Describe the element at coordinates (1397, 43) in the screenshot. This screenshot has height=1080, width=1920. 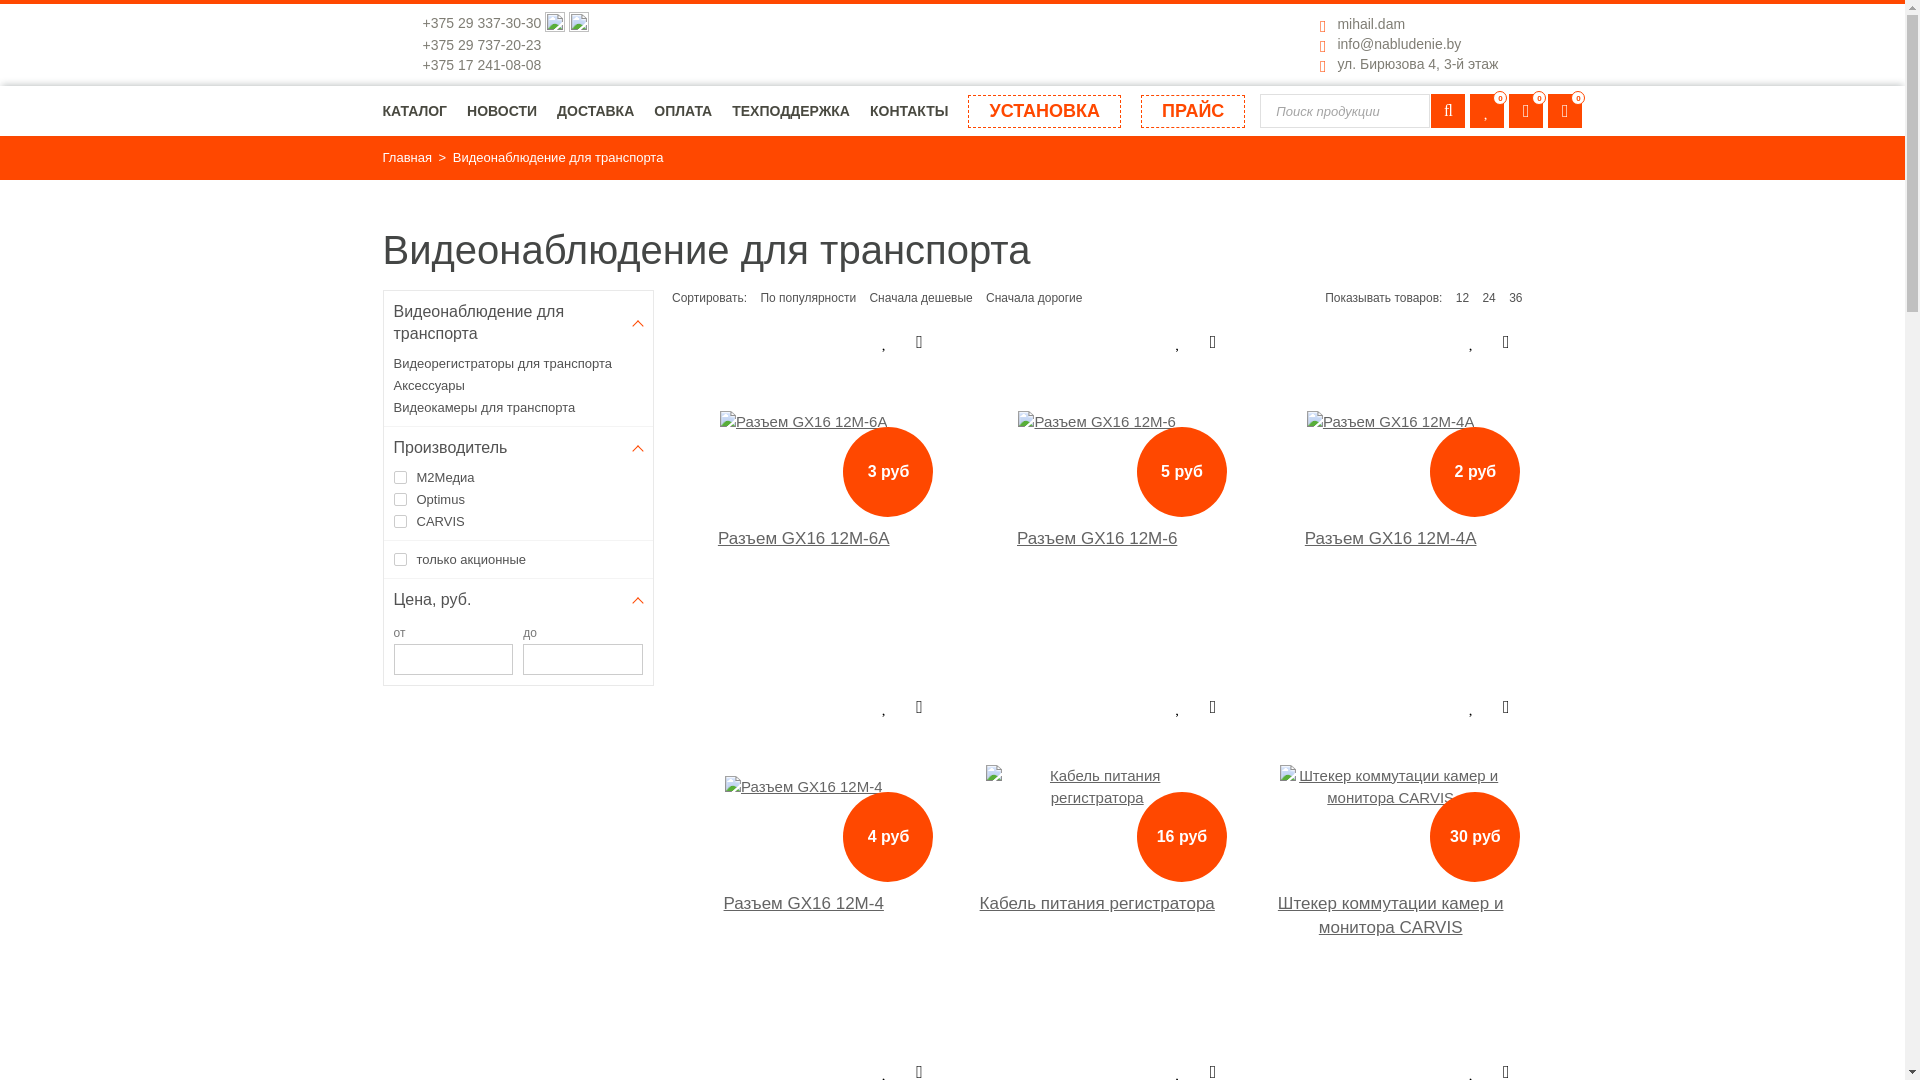
I see `'info@nabludenie.by'` at that location.